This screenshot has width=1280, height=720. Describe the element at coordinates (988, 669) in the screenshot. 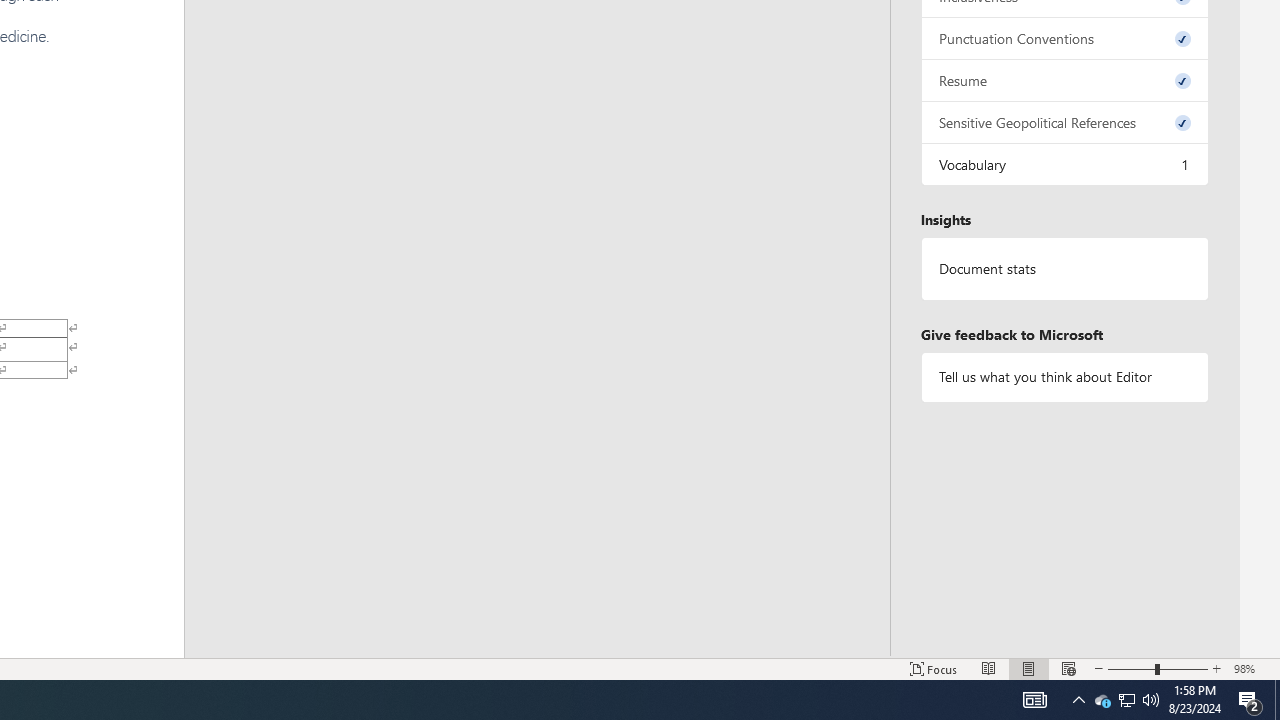

I see `'Read Mode'` at that location.